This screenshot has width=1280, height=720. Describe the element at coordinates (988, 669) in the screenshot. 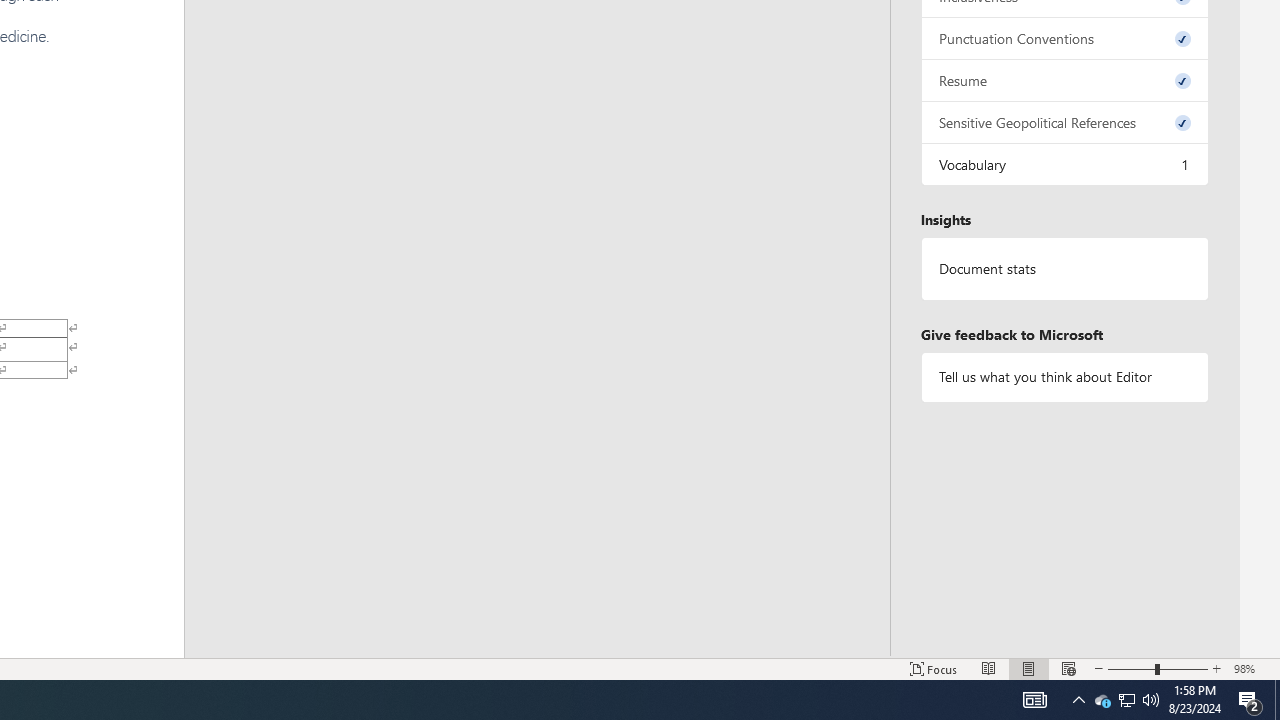

I see `'Read Mode'` at that location.